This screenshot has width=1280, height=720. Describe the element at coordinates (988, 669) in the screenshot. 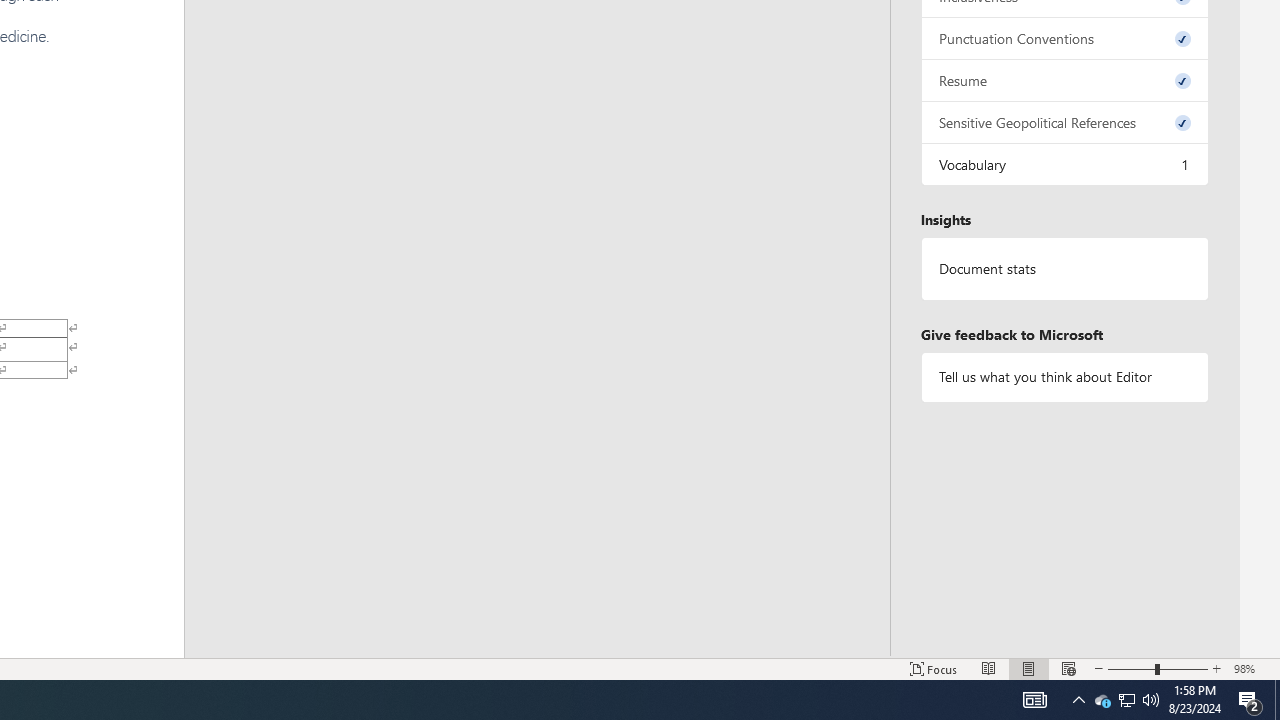

I see `'Read Mode'` at that location.